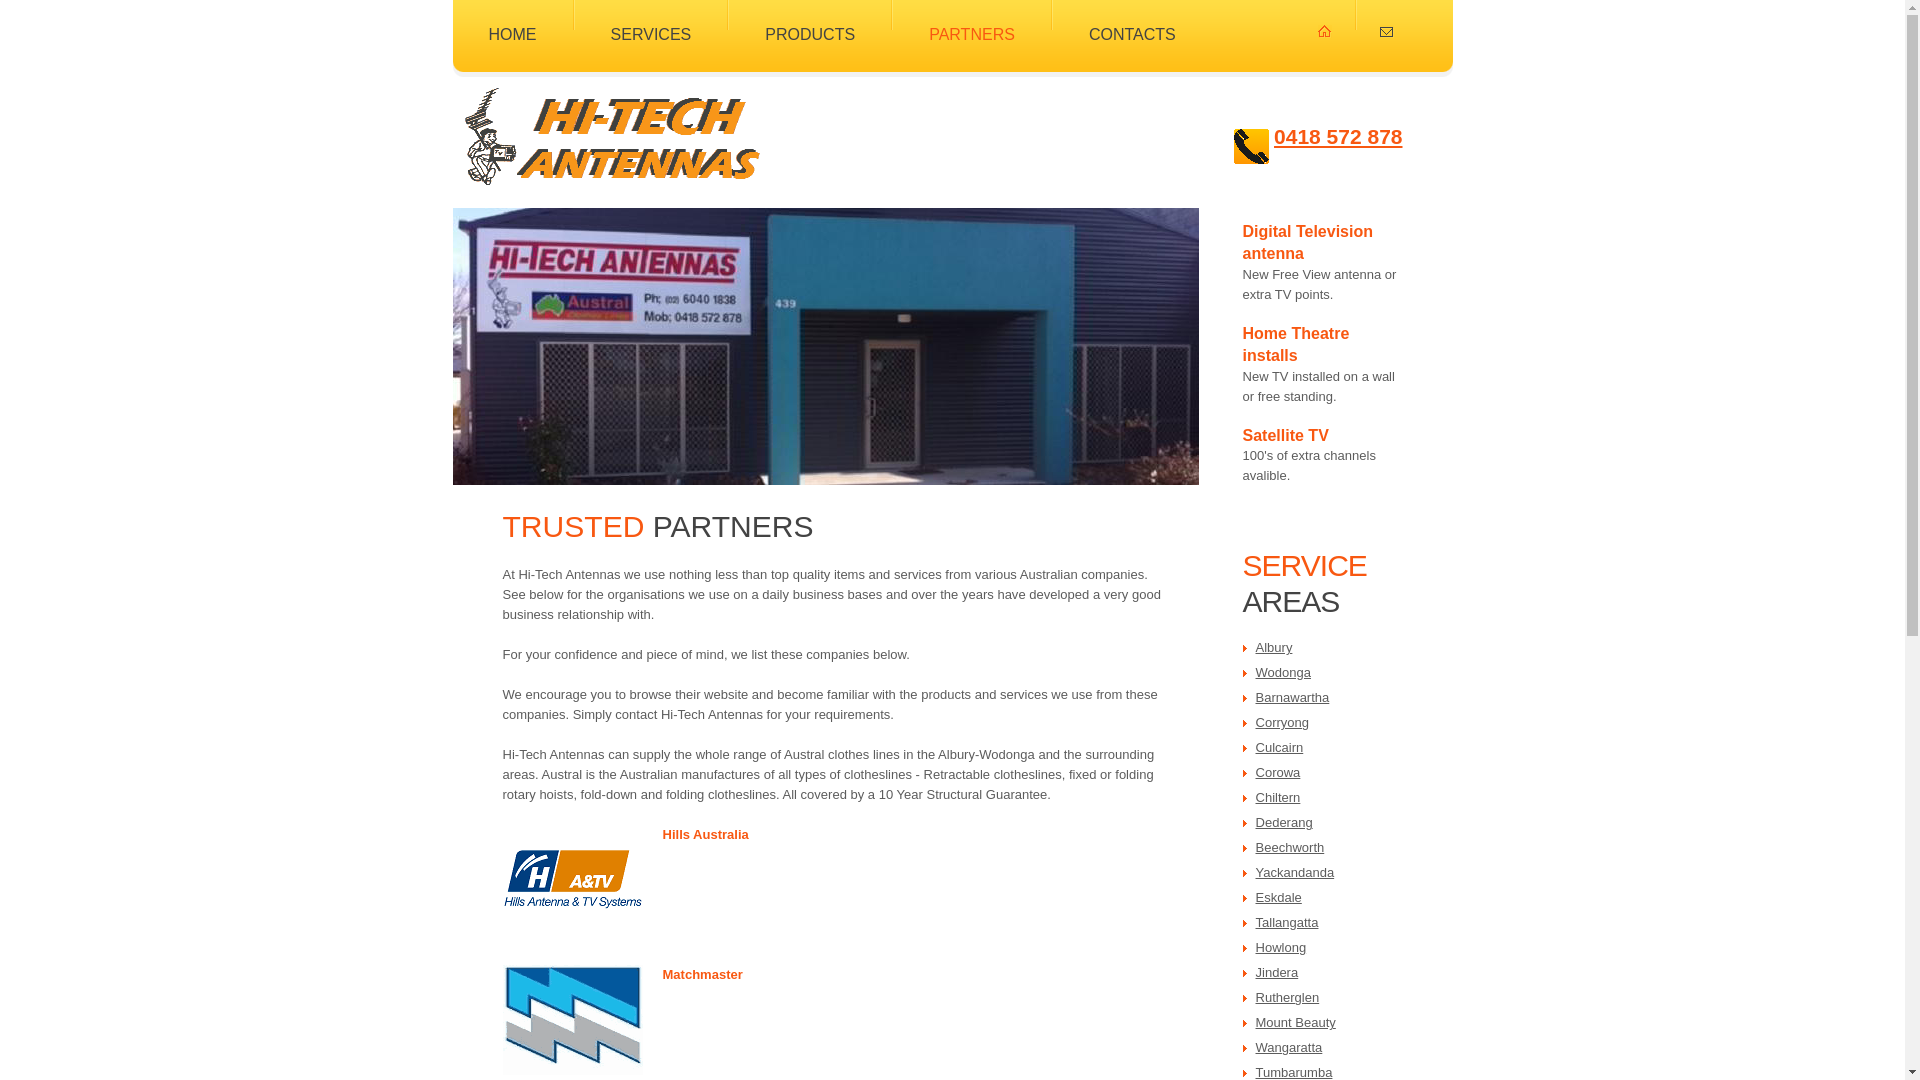 The image size is (1920, 1080). I want to click on 'Yackandanda', so click(1295, 871).